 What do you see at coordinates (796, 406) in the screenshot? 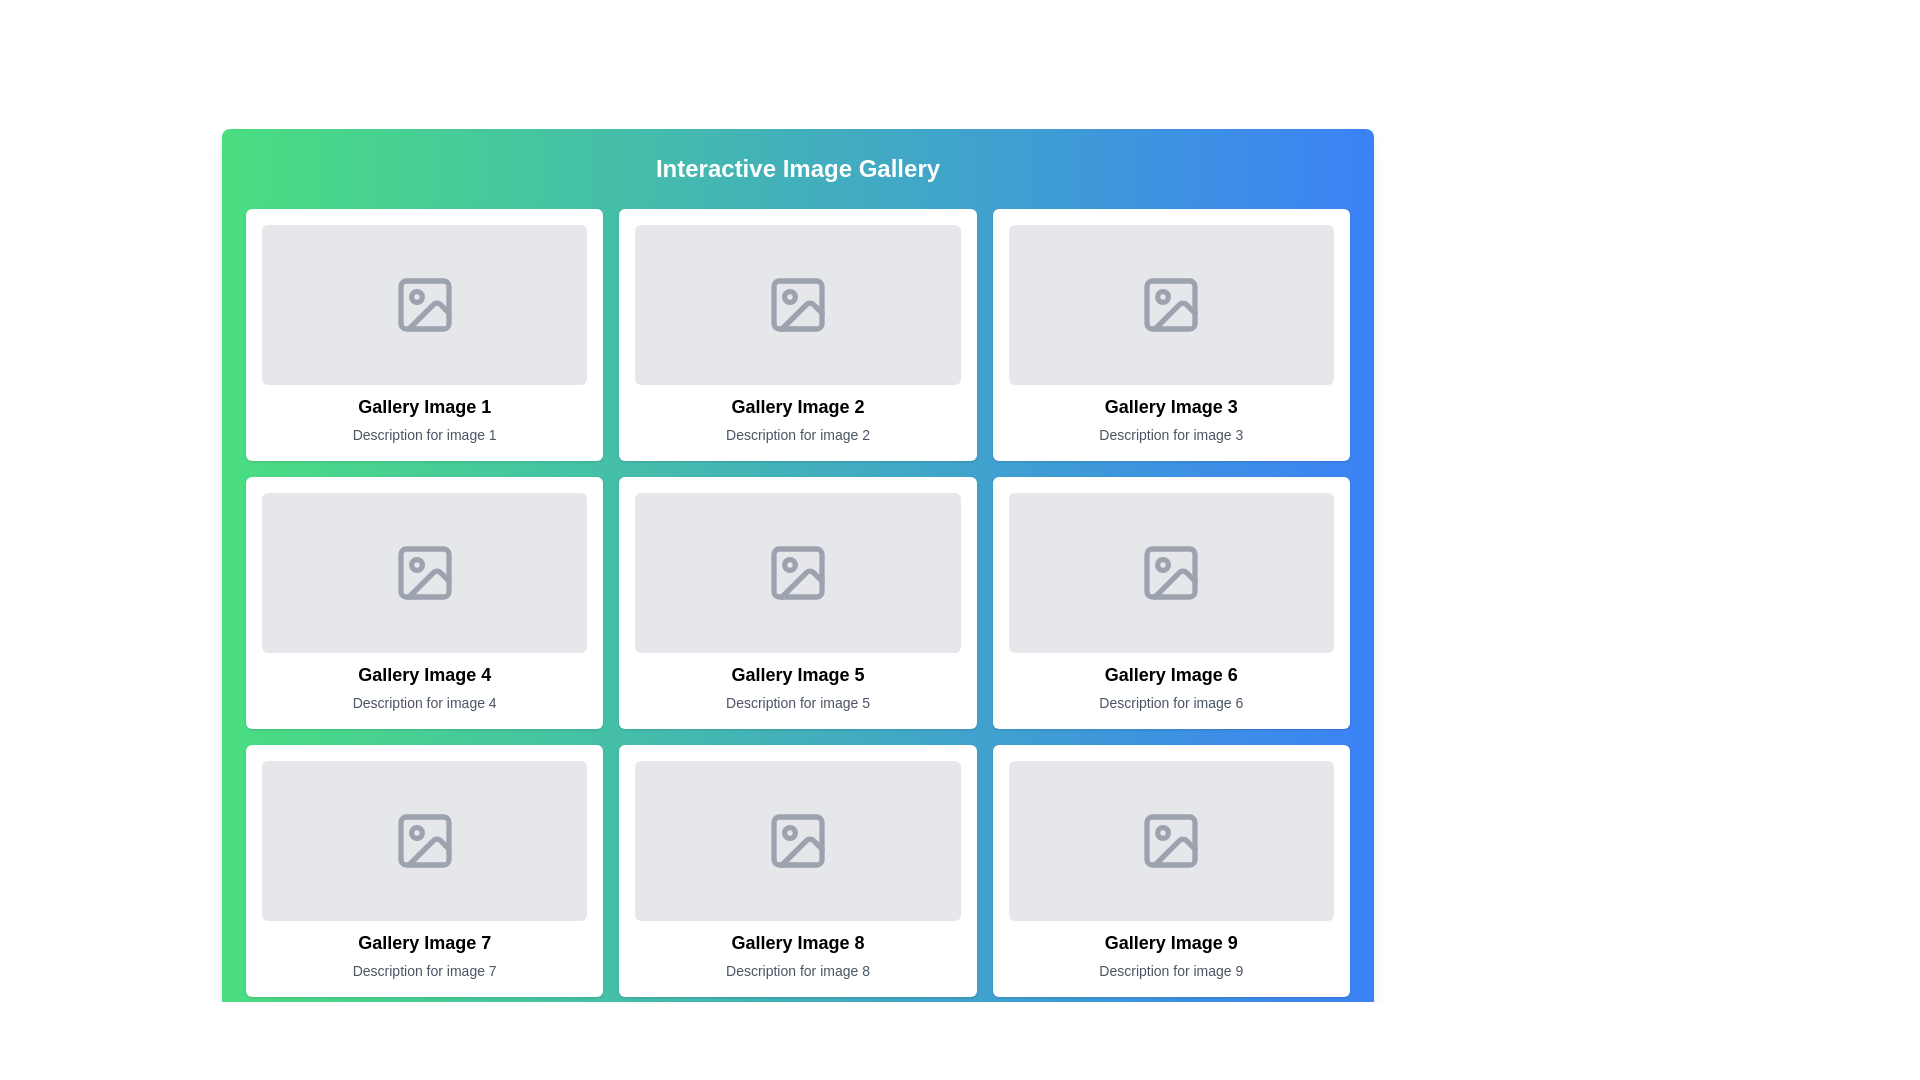
I see `text label displaying 'Gallery Image 2' located in the middle column of the first row in the gallery grid layout` at bounding box center [796, 406].